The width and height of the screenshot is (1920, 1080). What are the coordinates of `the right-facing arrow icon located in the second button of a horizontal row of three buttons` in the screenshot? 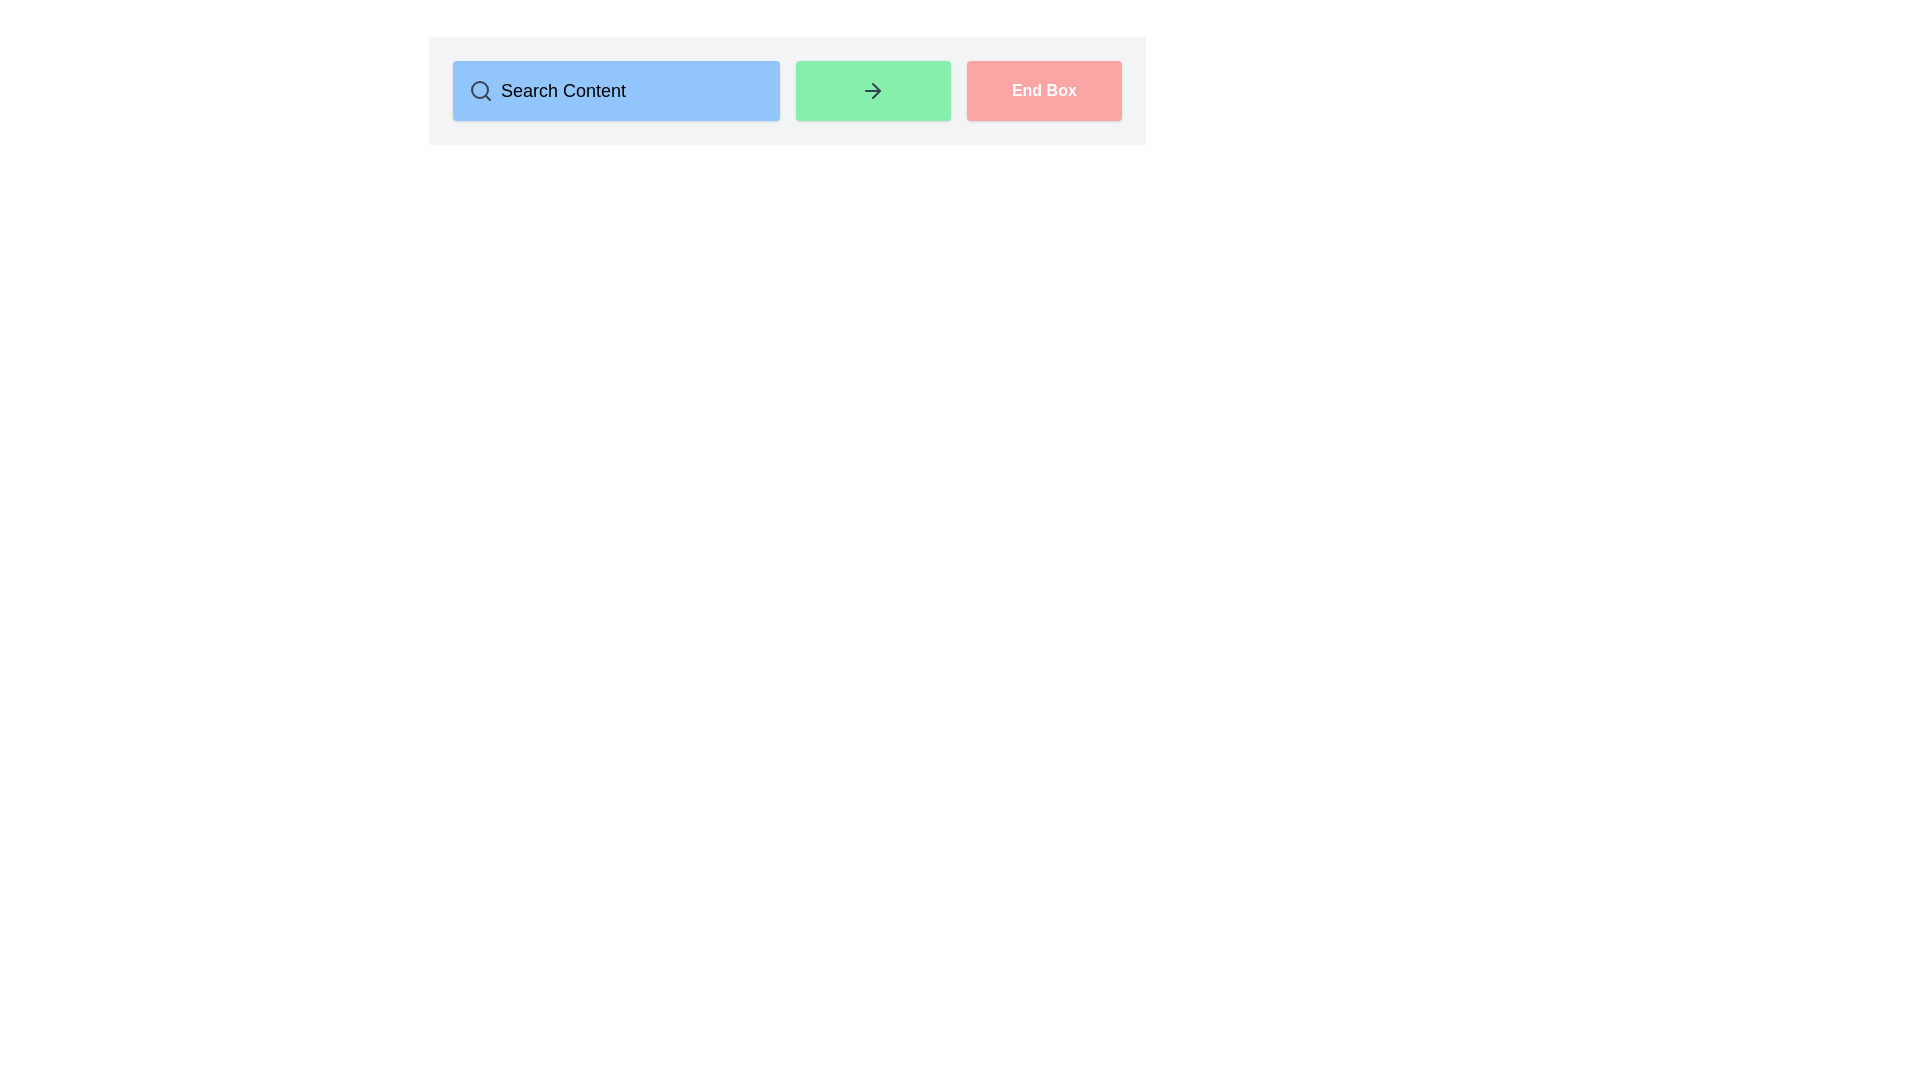 It's located at (873, 91).